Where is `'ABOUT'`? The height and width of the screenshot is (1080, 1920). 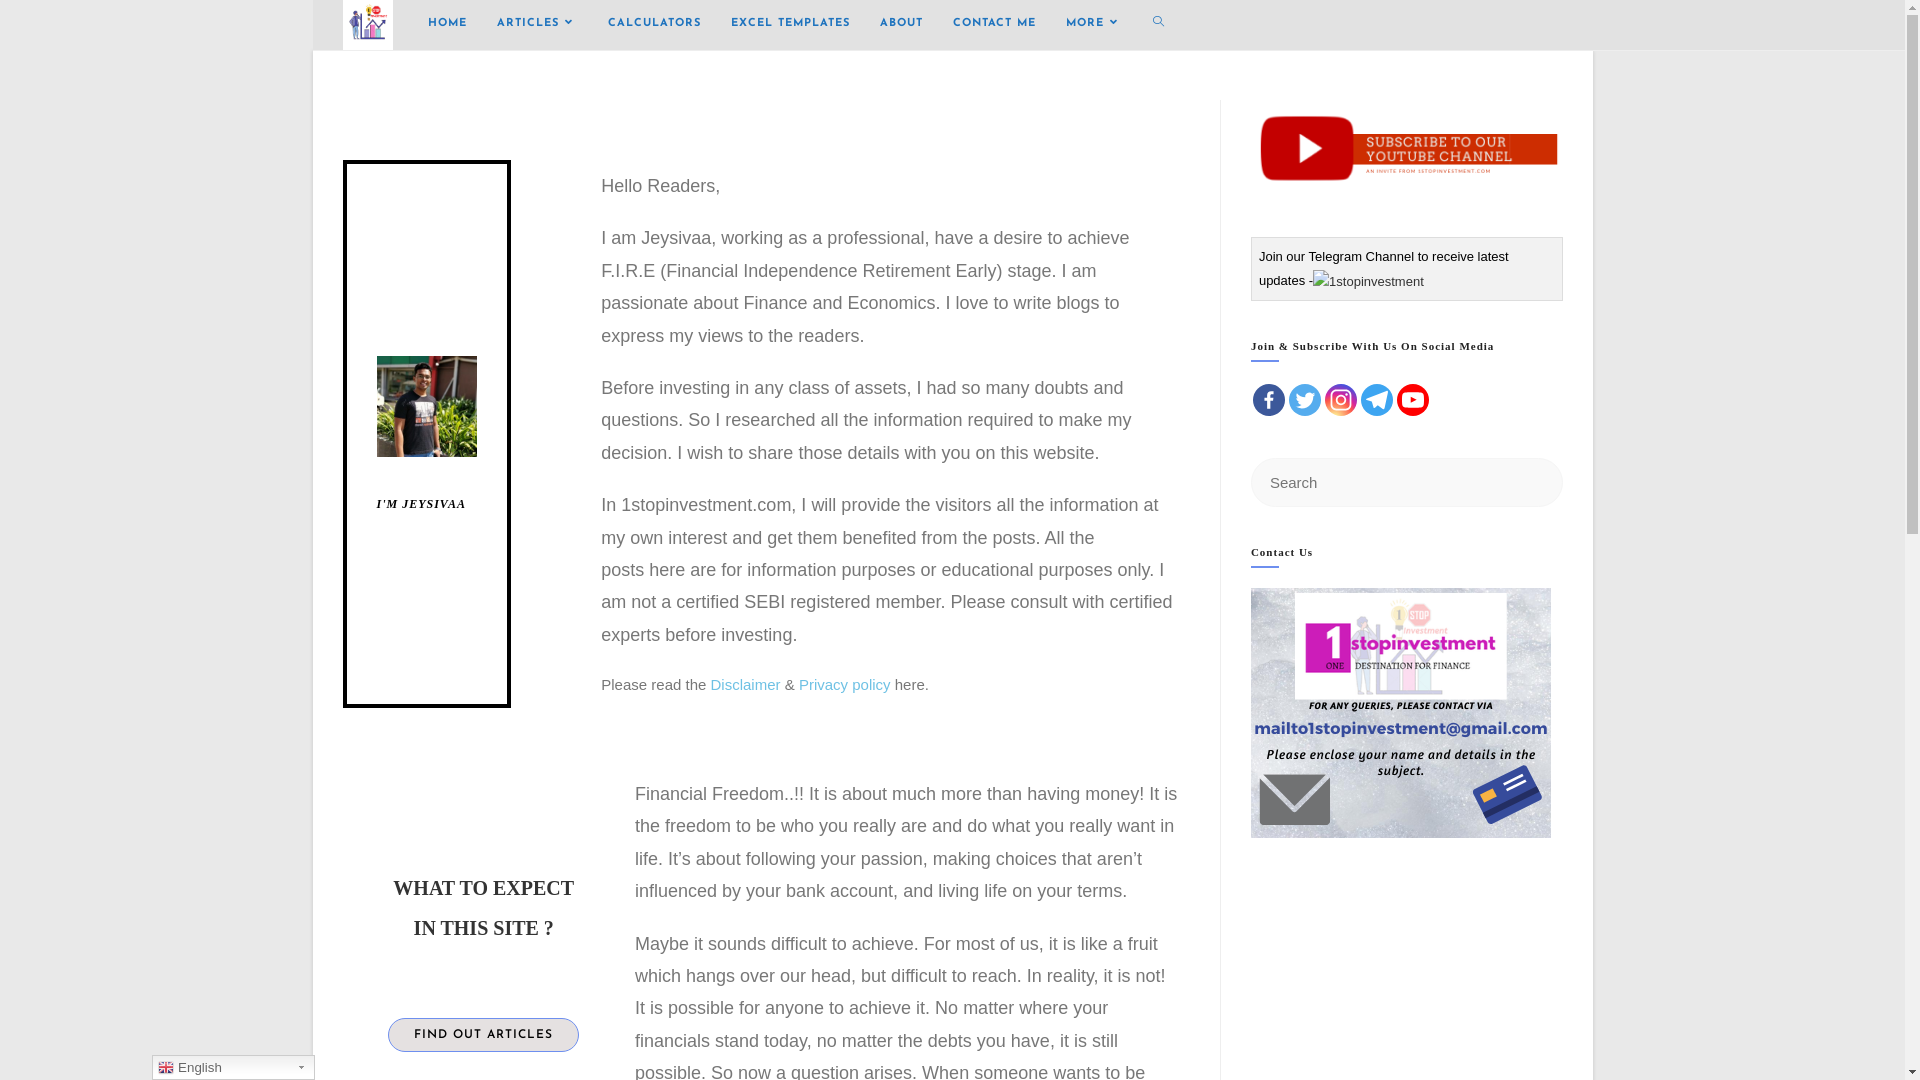 'ABOUT' is located at coordinates (899, 23).